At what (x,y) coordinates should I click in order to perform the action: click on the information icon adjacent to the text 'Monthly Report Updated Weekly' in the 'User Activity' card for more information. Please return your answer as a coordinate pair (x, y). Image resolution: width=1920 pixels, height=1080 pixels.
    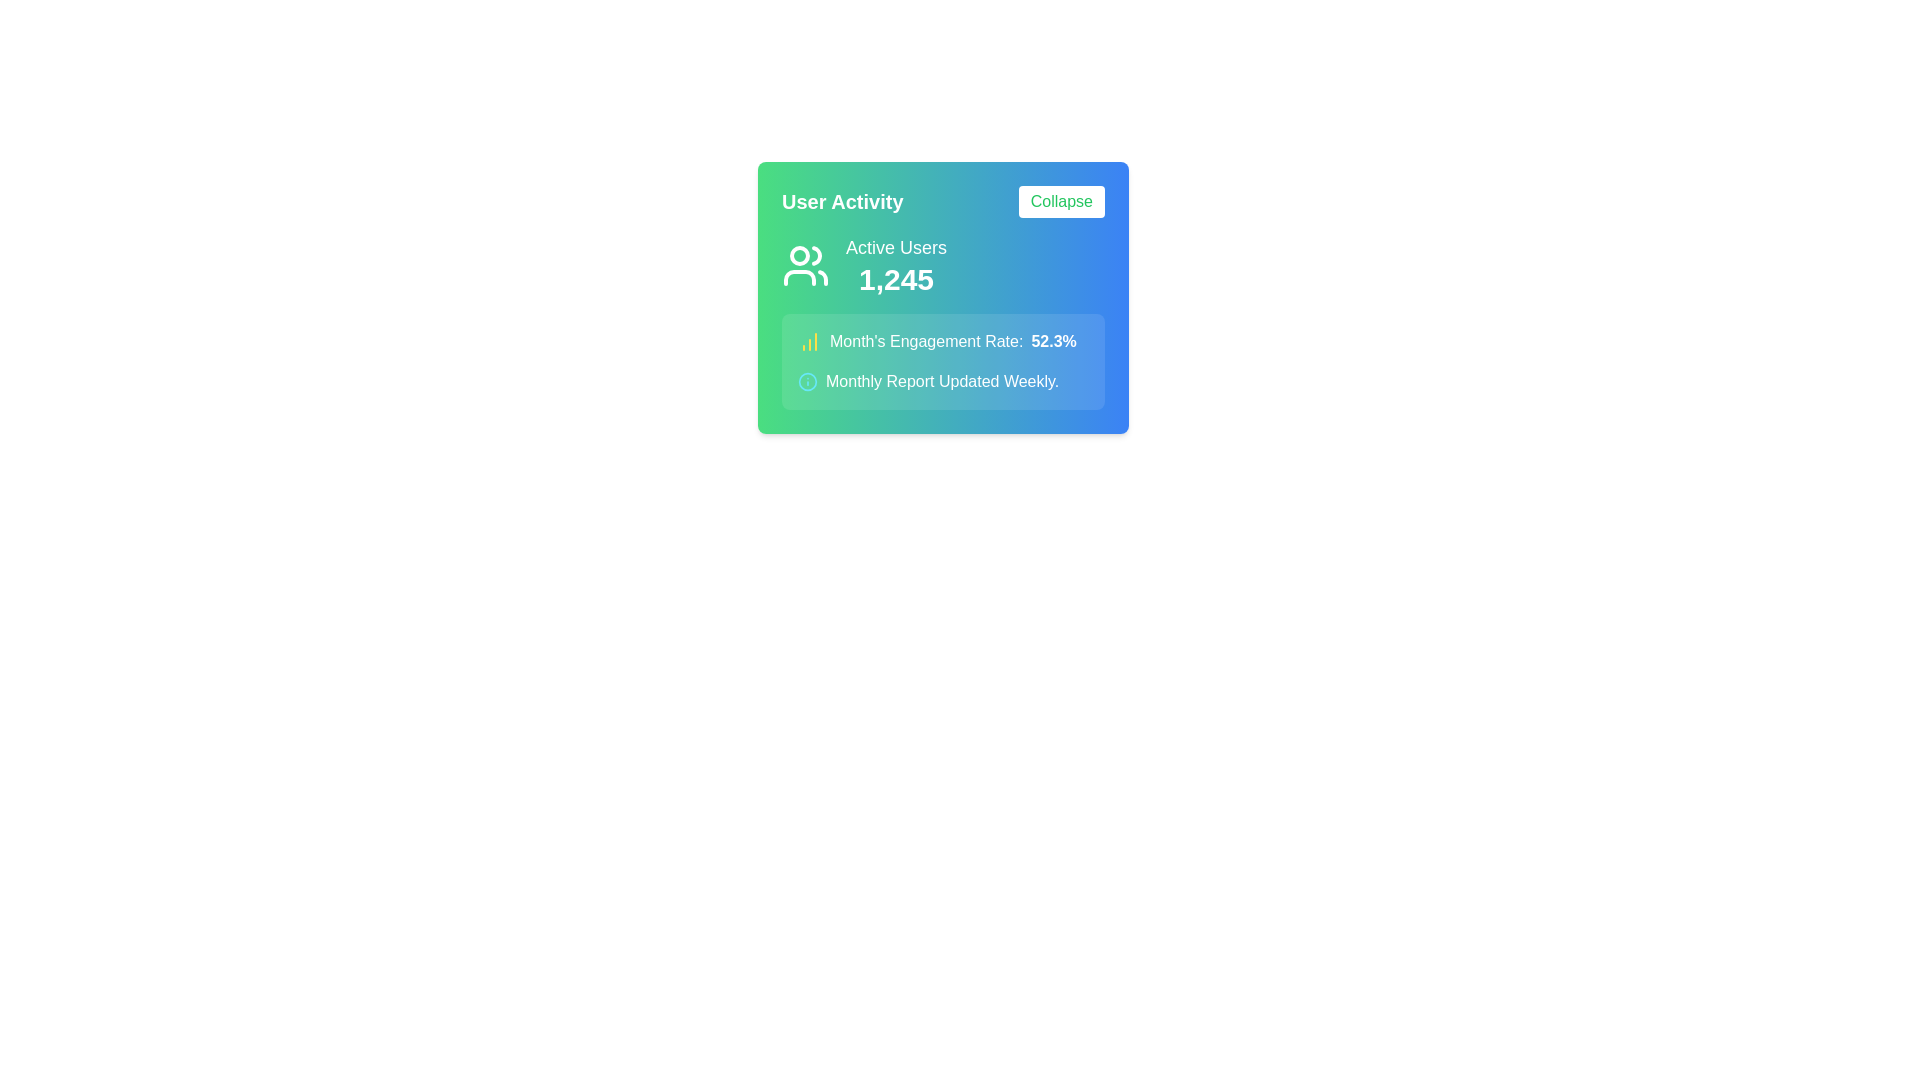
    Looking at the image, I should click on (807, 381).